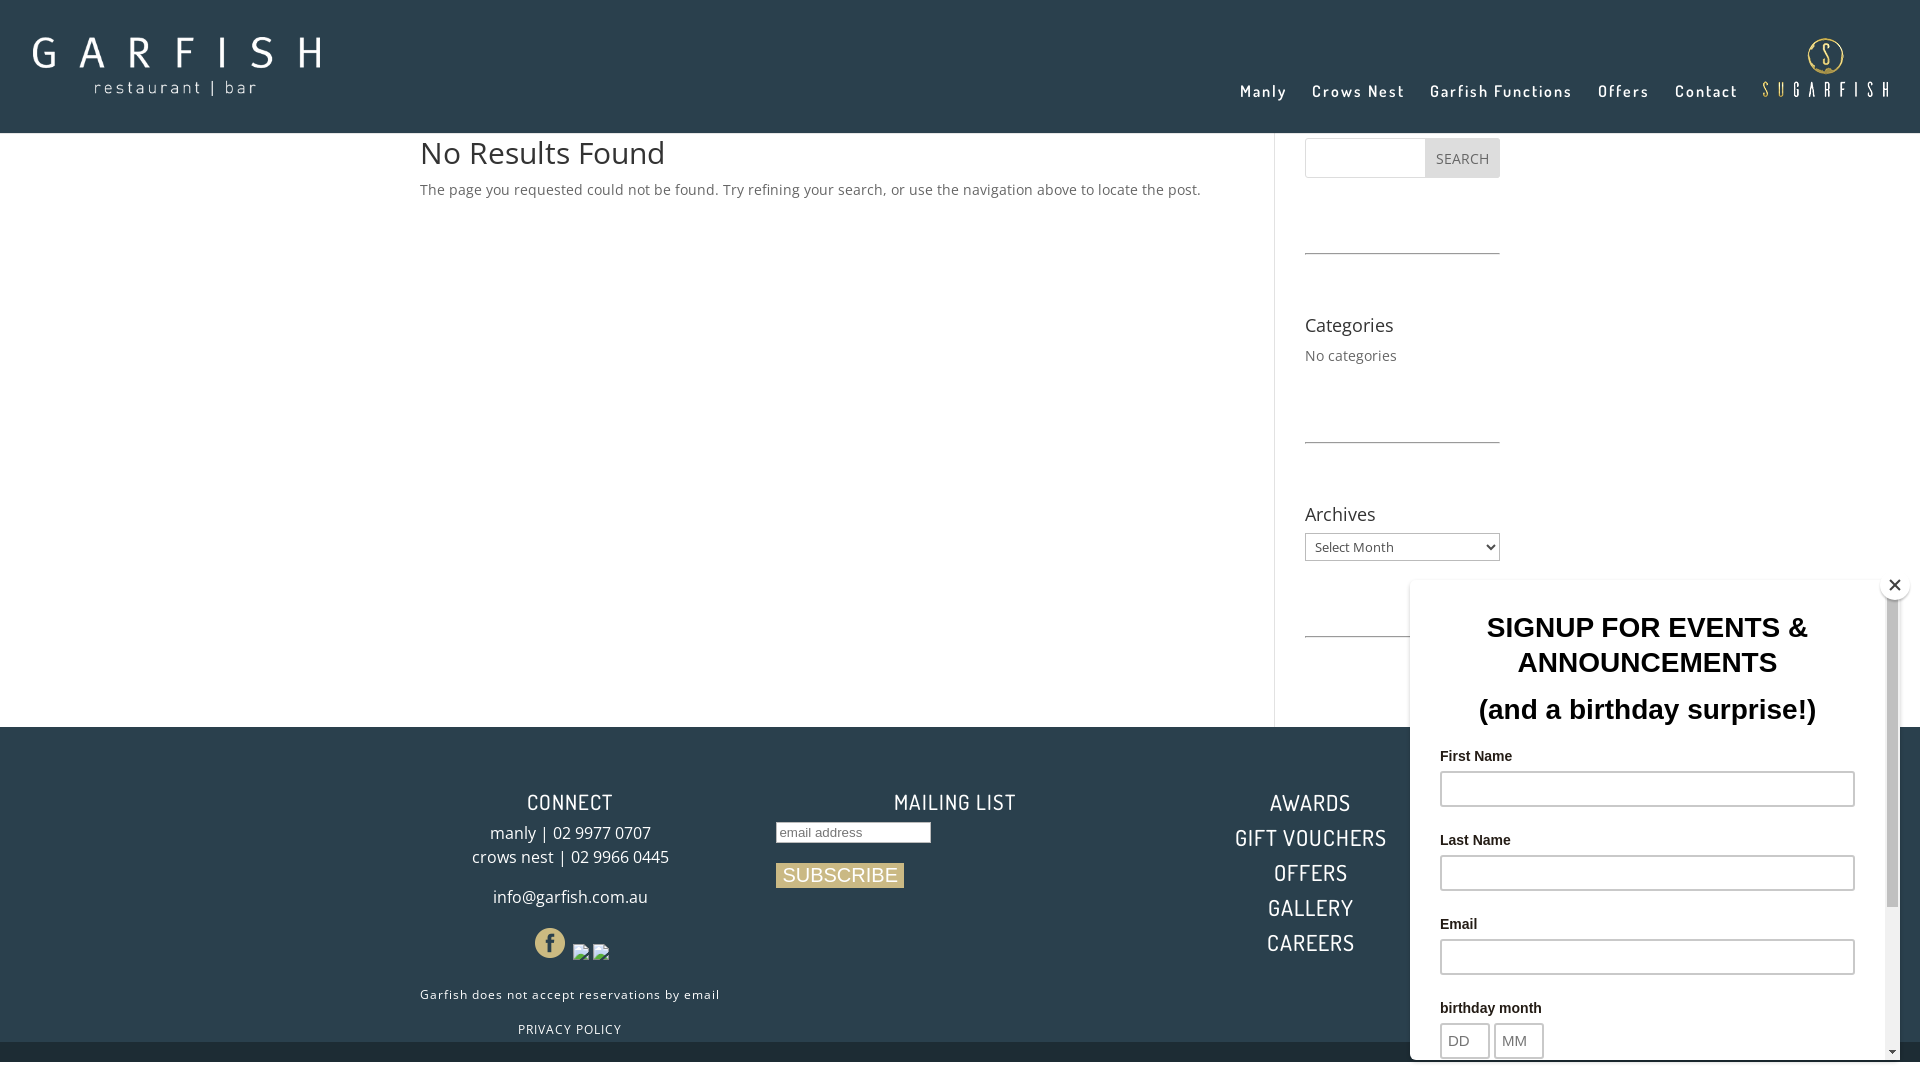 This screenshot has width=1920, height=1080. Describe the element at coordinates (1675, 108) in the screenshot. I see `'Contact'` at that location.